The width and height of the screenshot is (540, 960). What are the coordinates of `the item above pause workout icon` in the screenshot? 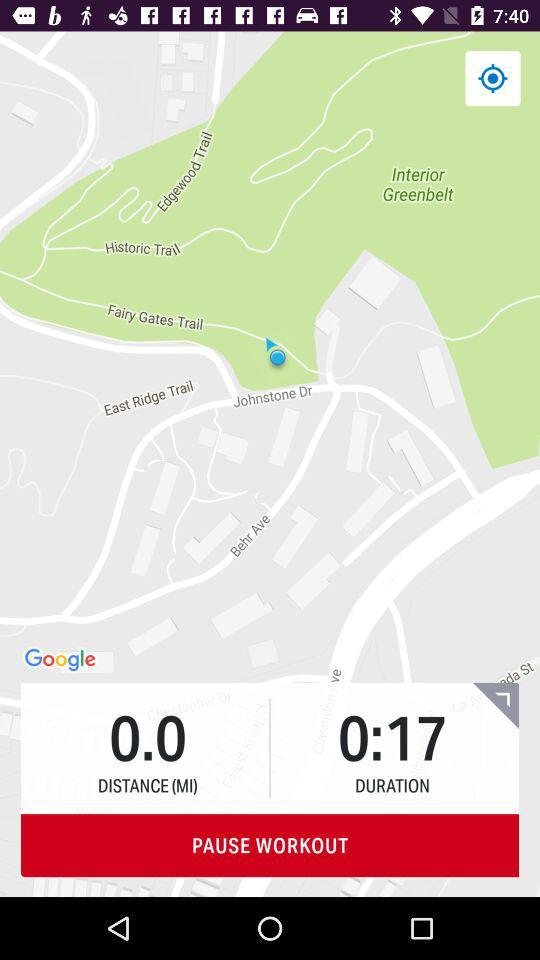 It's located at (494, 705).